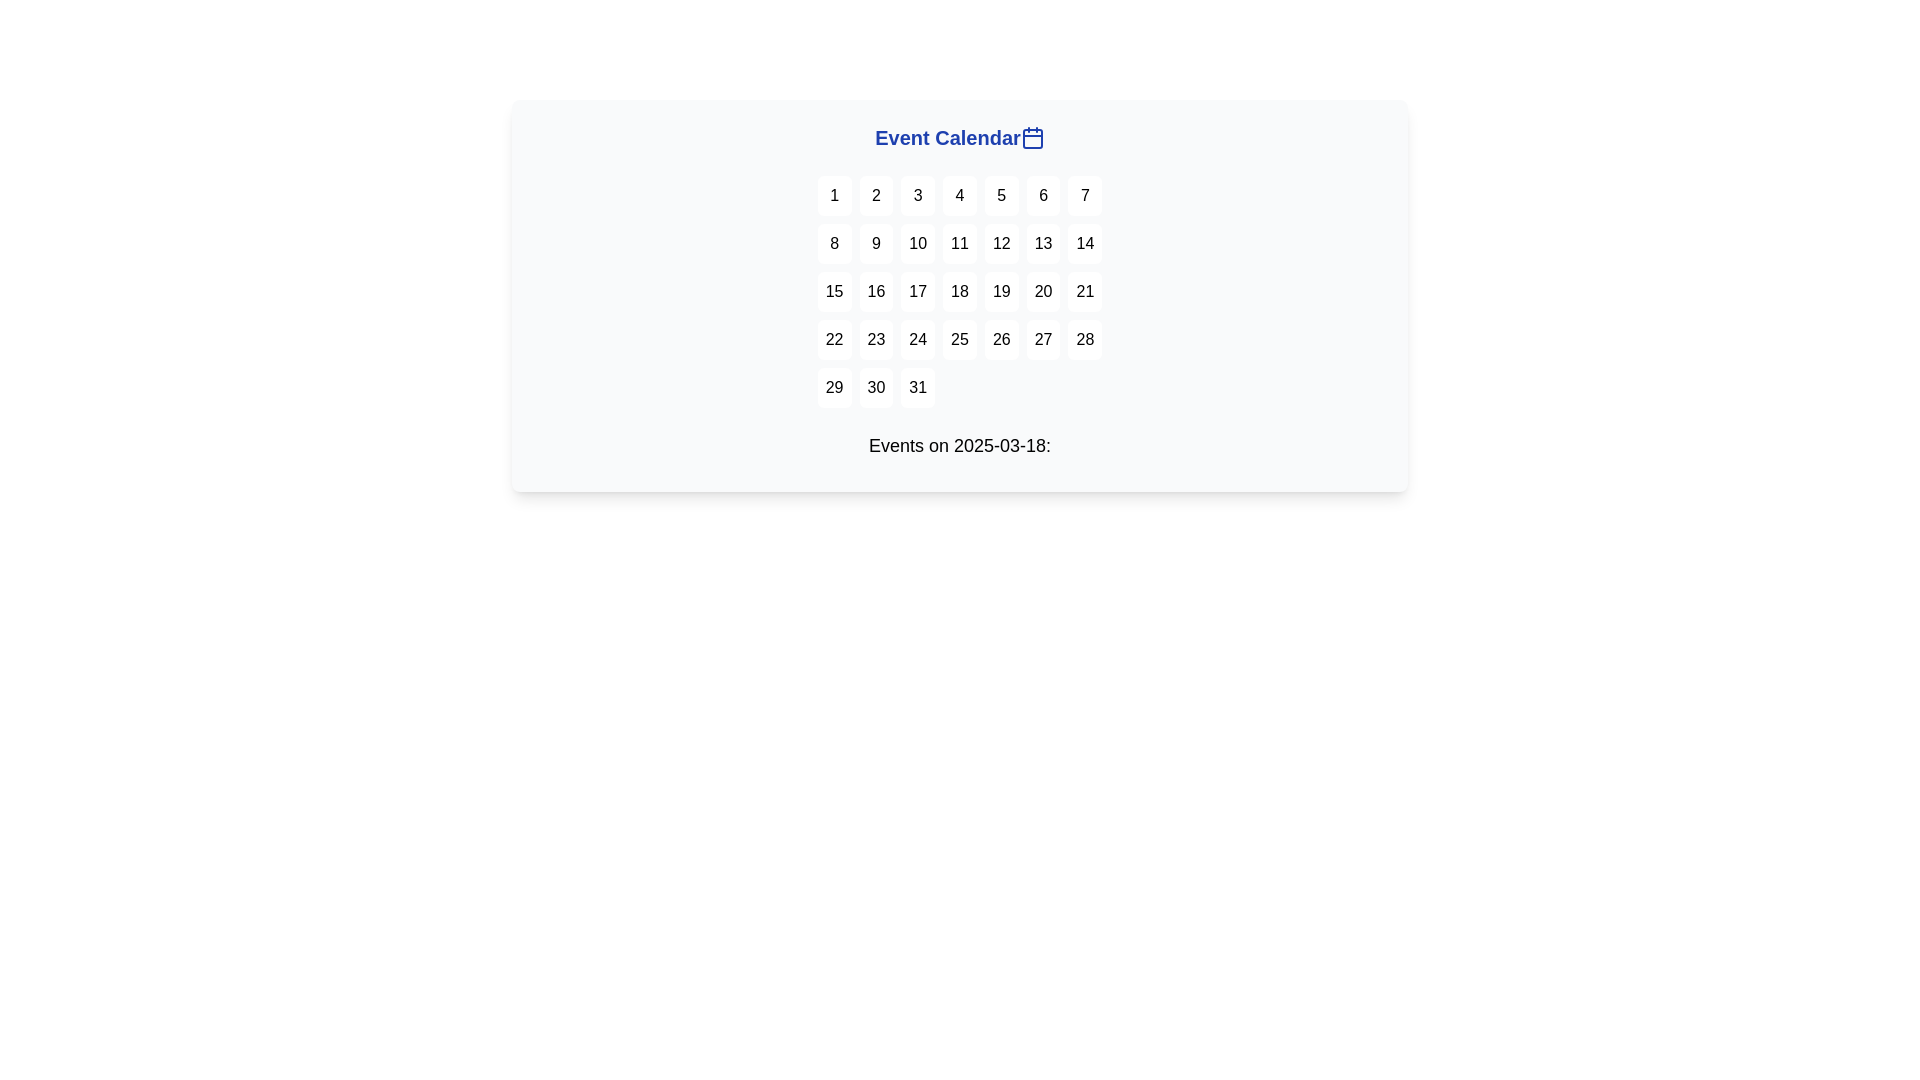  I want to click on the button representing the 27th day in the calendar interface, so click(1042, 338).